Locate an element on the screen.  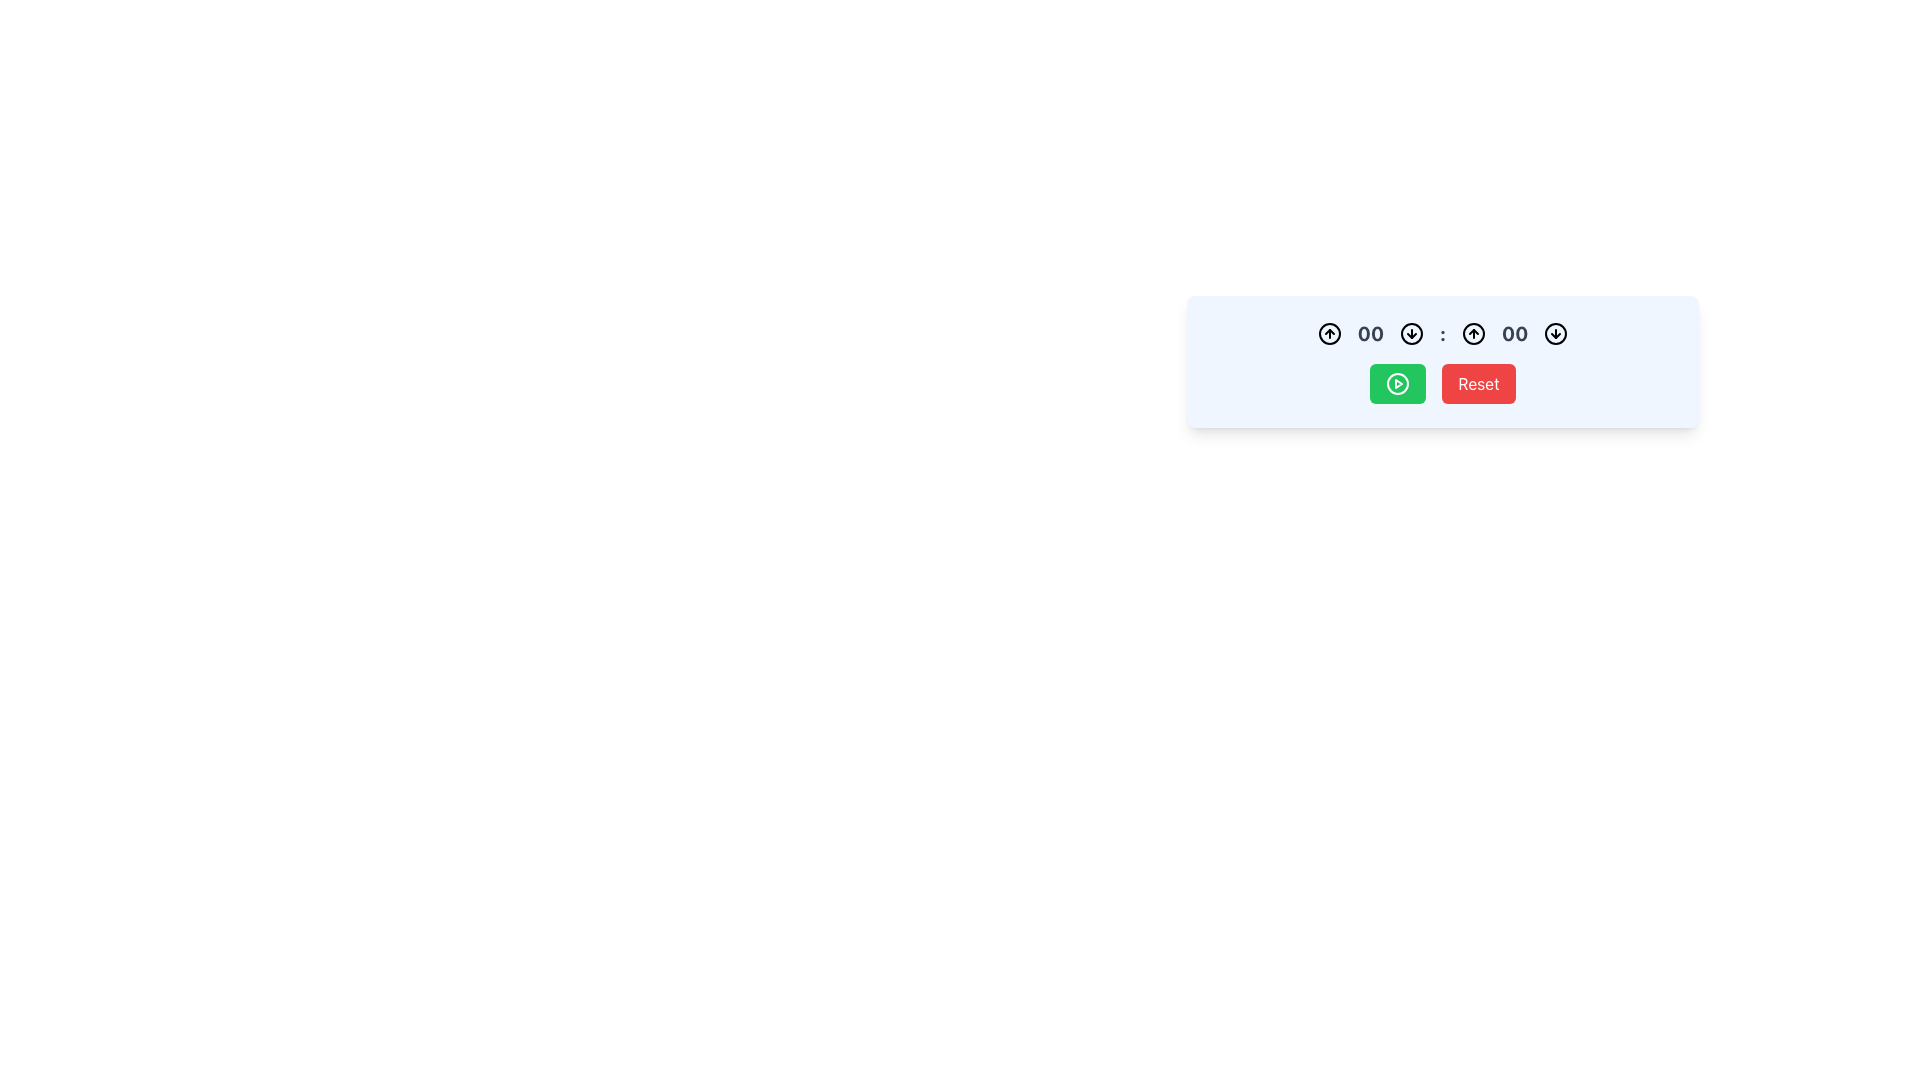
the circular icon with an upward arrow, which is the fifth element in the horizontal sequence, located to the right of the ':' symbol and between two '00' labels is located at coordinates (1473, 333).